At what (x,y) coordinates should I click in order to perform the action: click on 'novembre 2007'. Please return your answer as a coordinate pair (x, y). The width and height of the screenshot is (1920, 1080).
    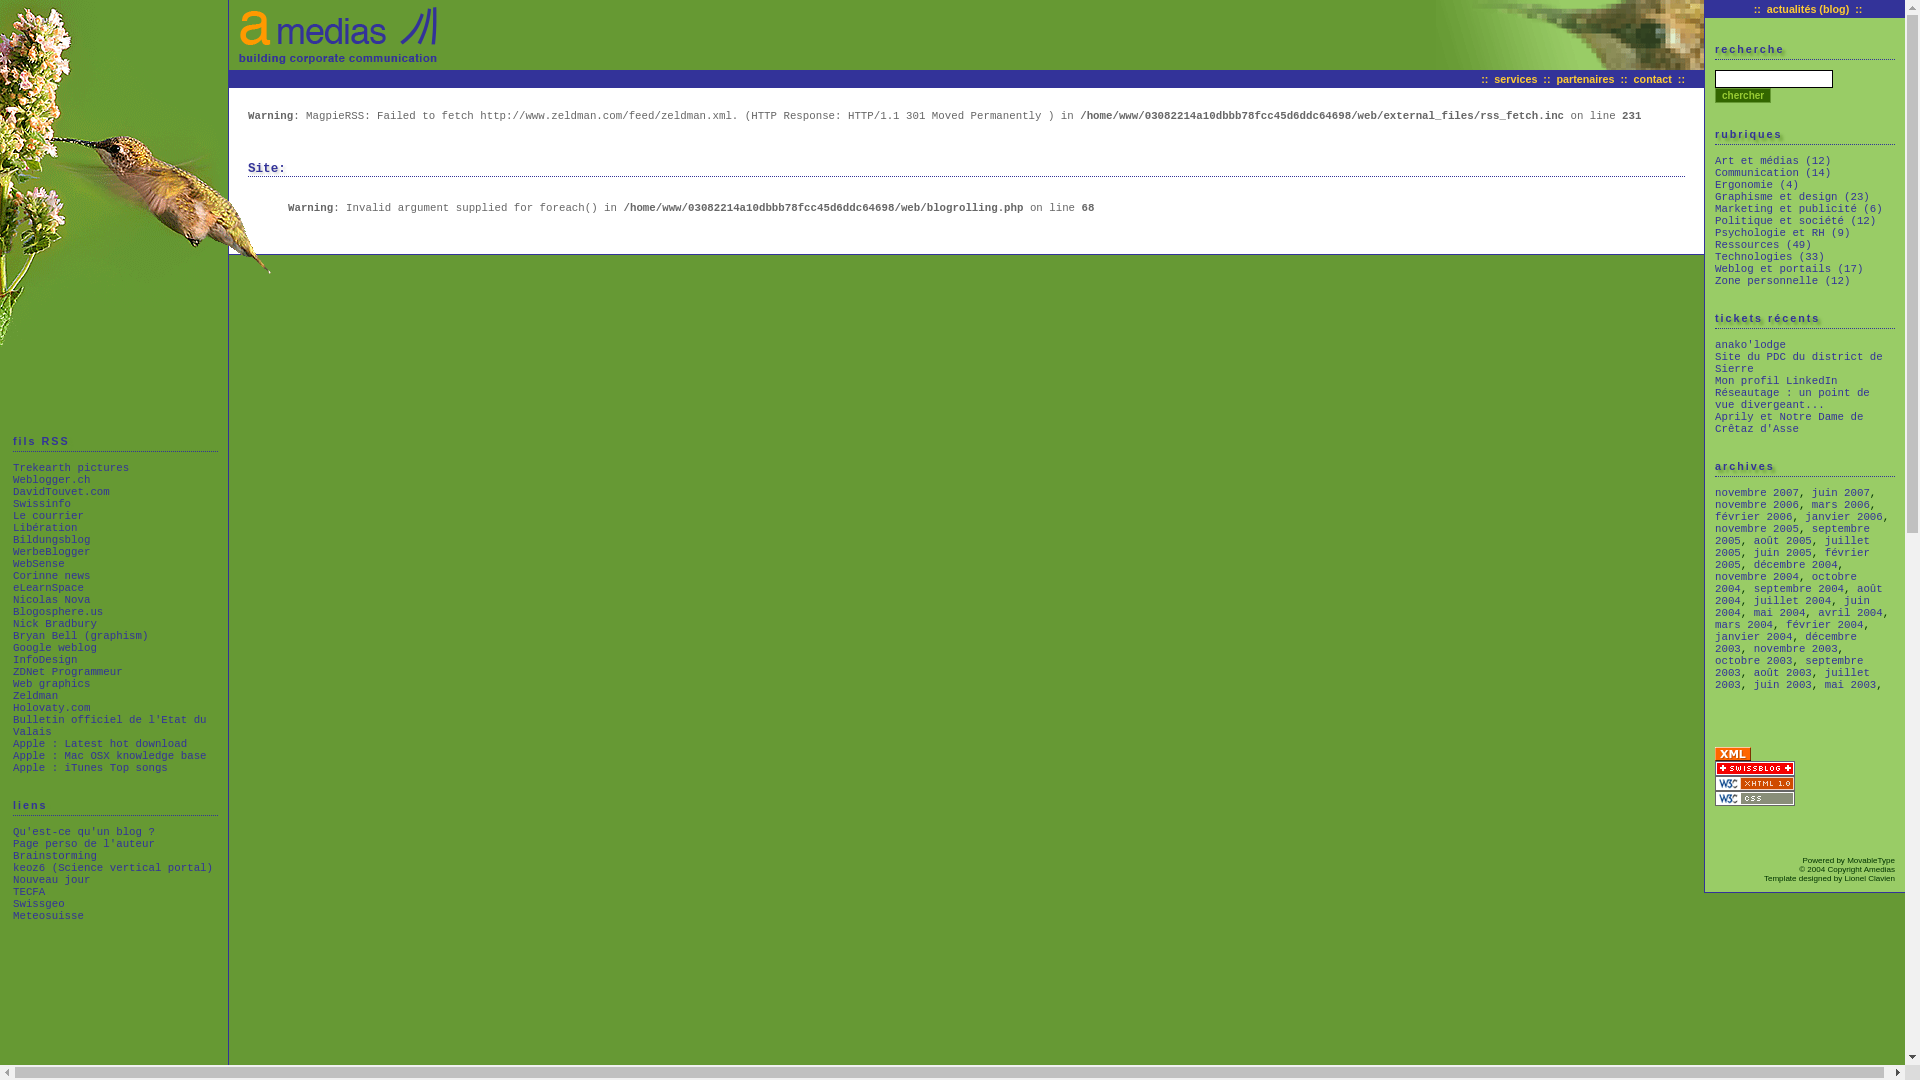
    Looking at the image, I should click on (1755, 493).